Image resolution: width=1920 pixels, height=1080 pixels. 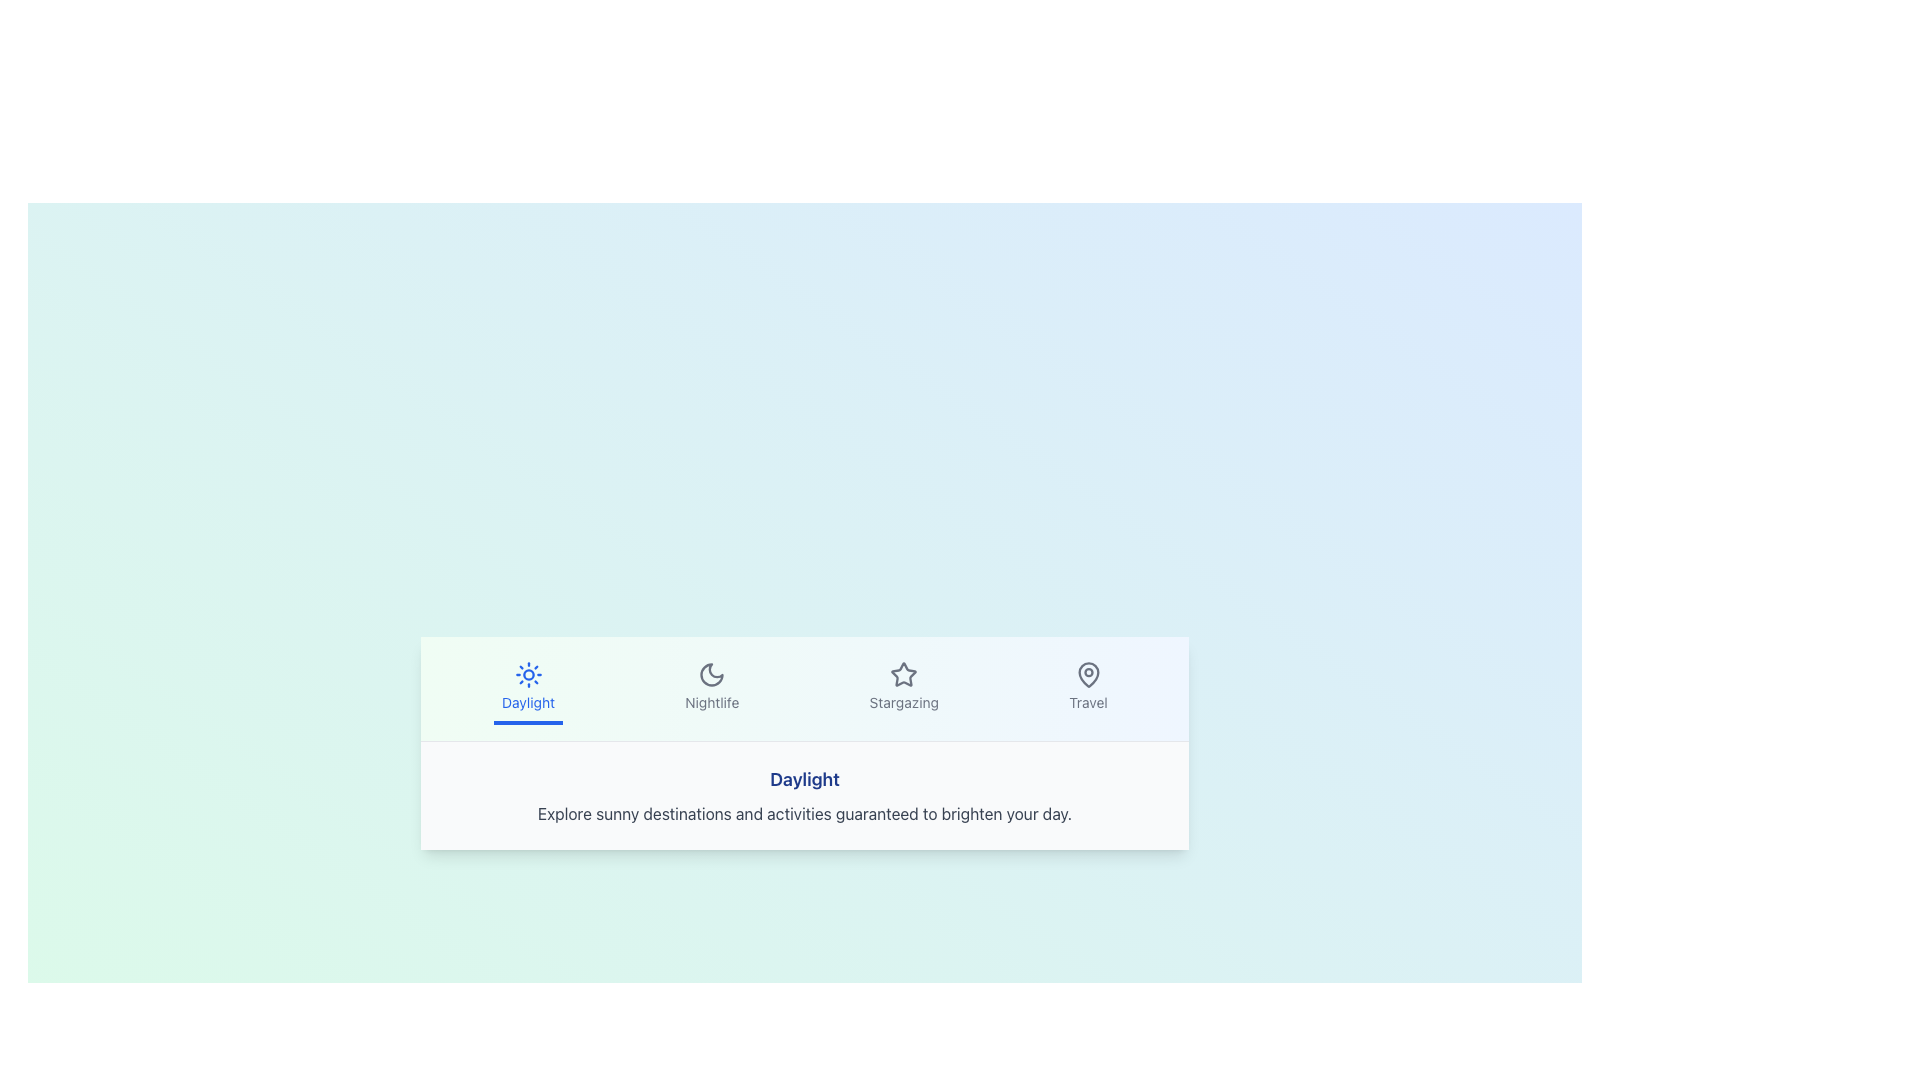 I want to click on description provided for the 'Daylight' tab in the panel with tabbed navigation and descriptive information area, which is a rounded rectangular element with a white background and a light gradient at the top, so click(x=805, y=743).